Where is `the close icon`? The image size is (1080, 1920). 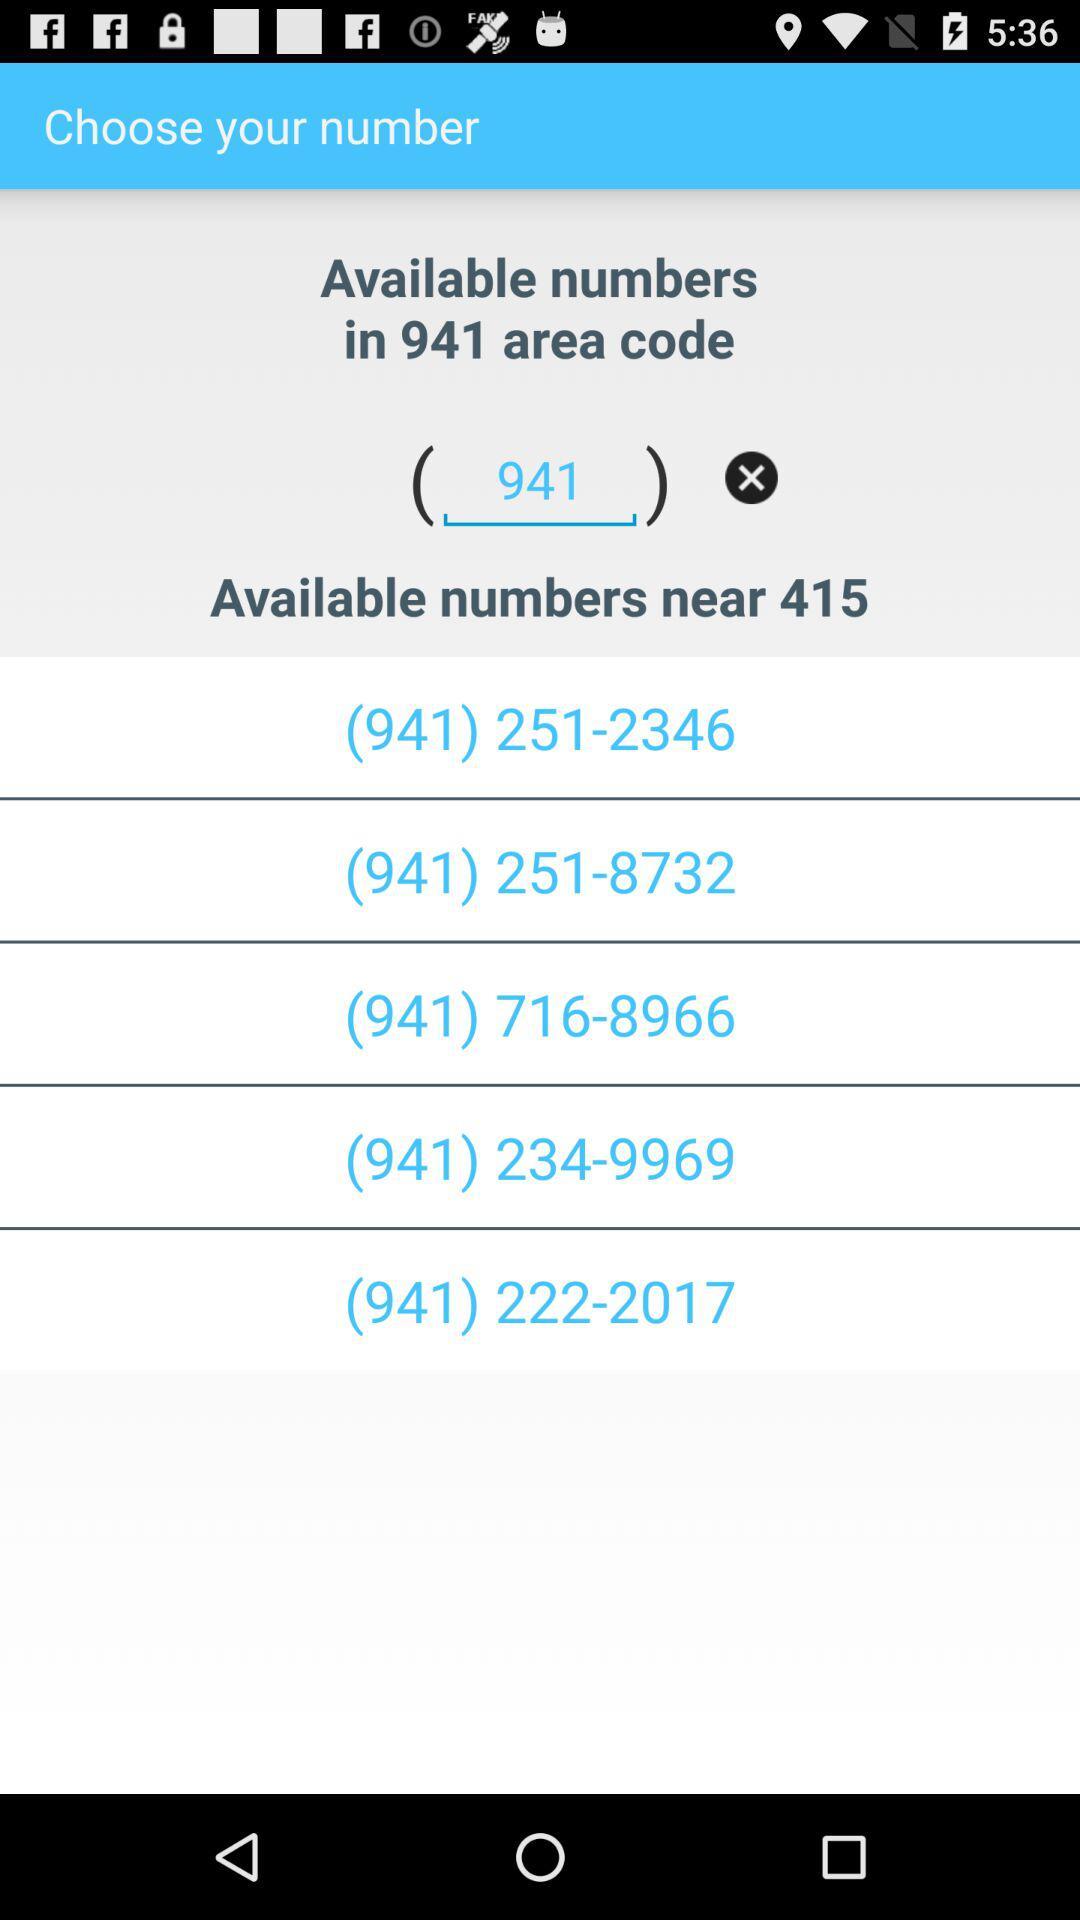 the close icon is located at coordinates (751, 511).